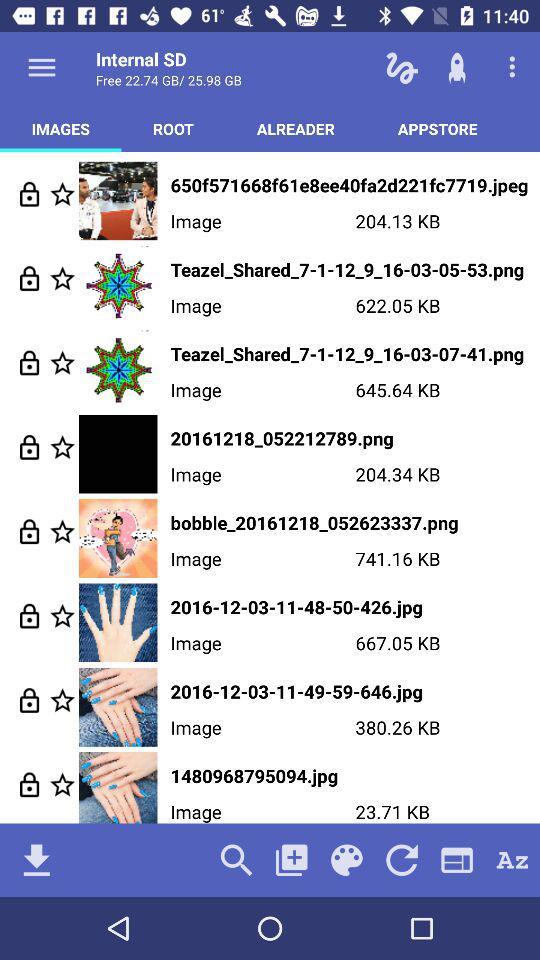 This screenshot has height=960, width=540. Describe the element at coordinates (62, 784) in the screenshot. I see `to favorites` at that location.